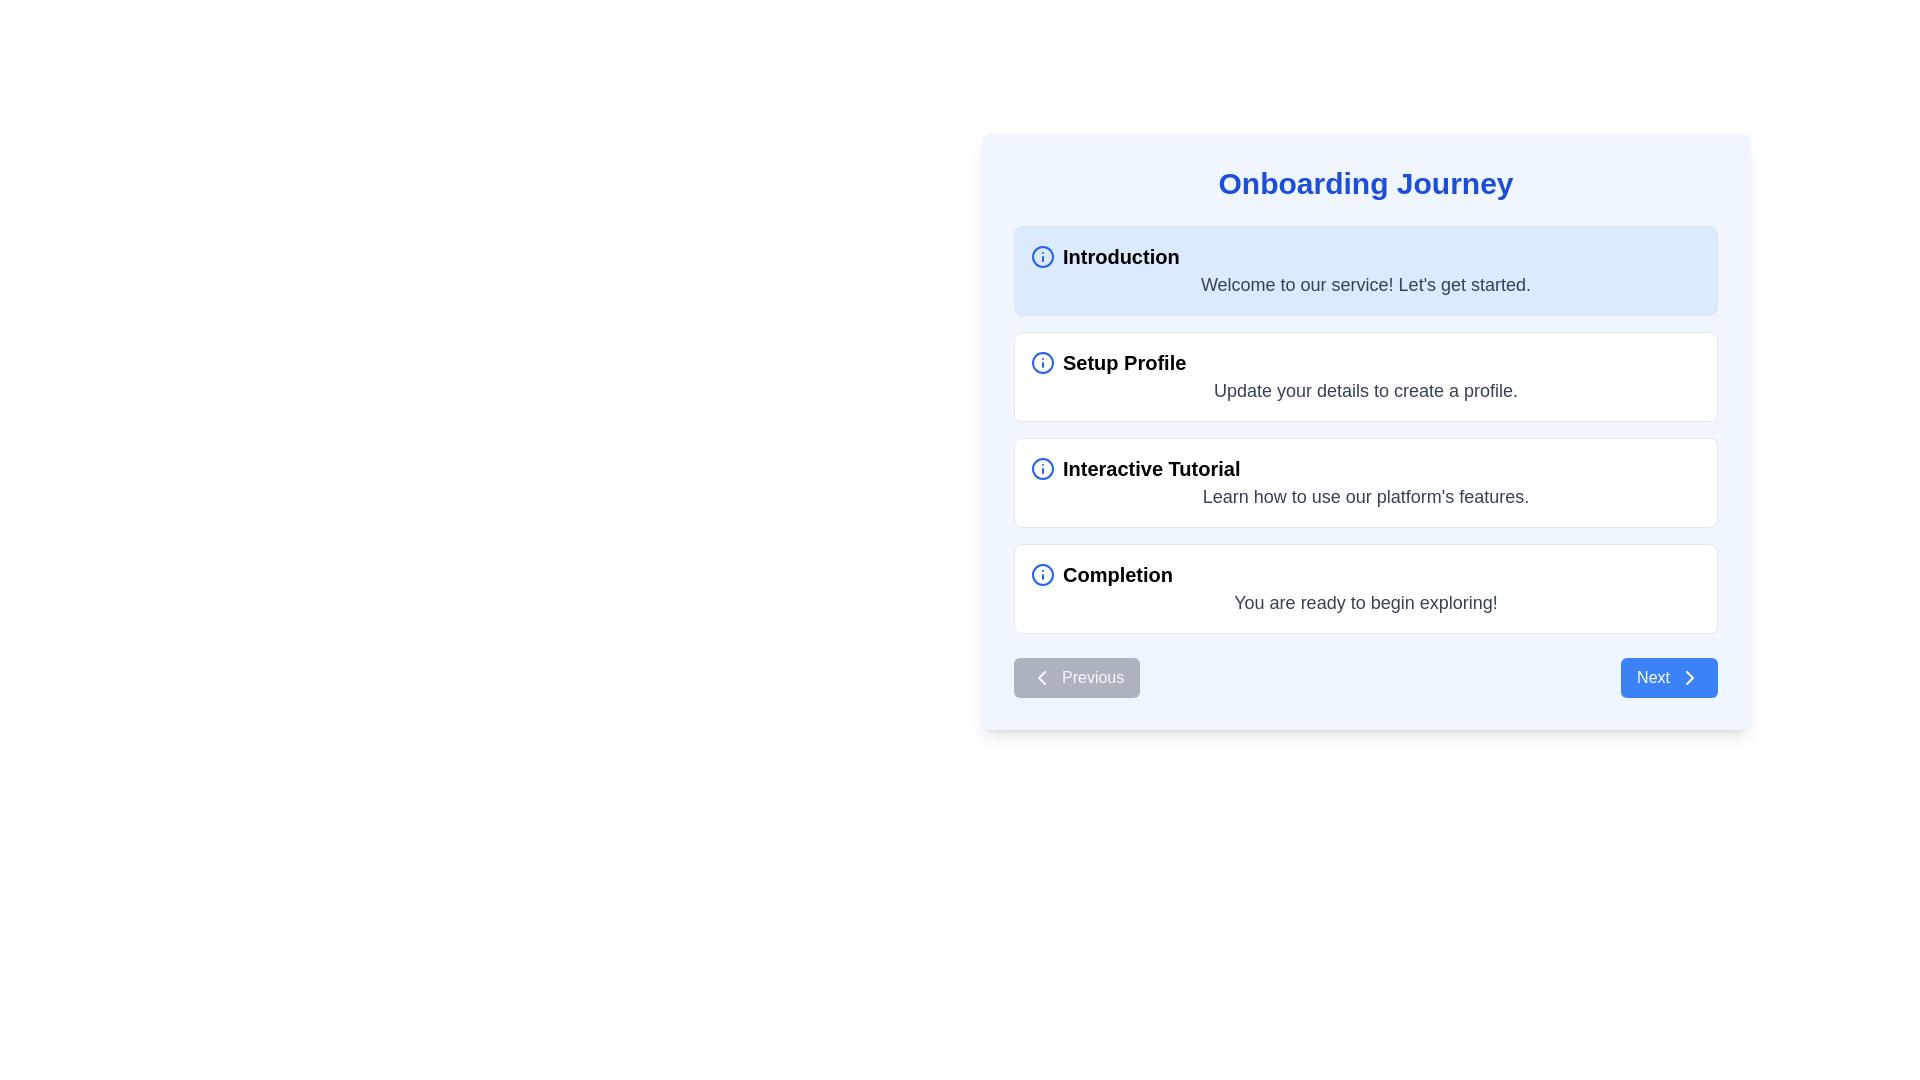 Image resolution: width=1920 pixels, height=1080 pixels. Describe the element at coordinates (1365, 285) in the screenshot. I see `welcoming message text presented in the light blue background box located beneath the 'Introduction' header` at that location.